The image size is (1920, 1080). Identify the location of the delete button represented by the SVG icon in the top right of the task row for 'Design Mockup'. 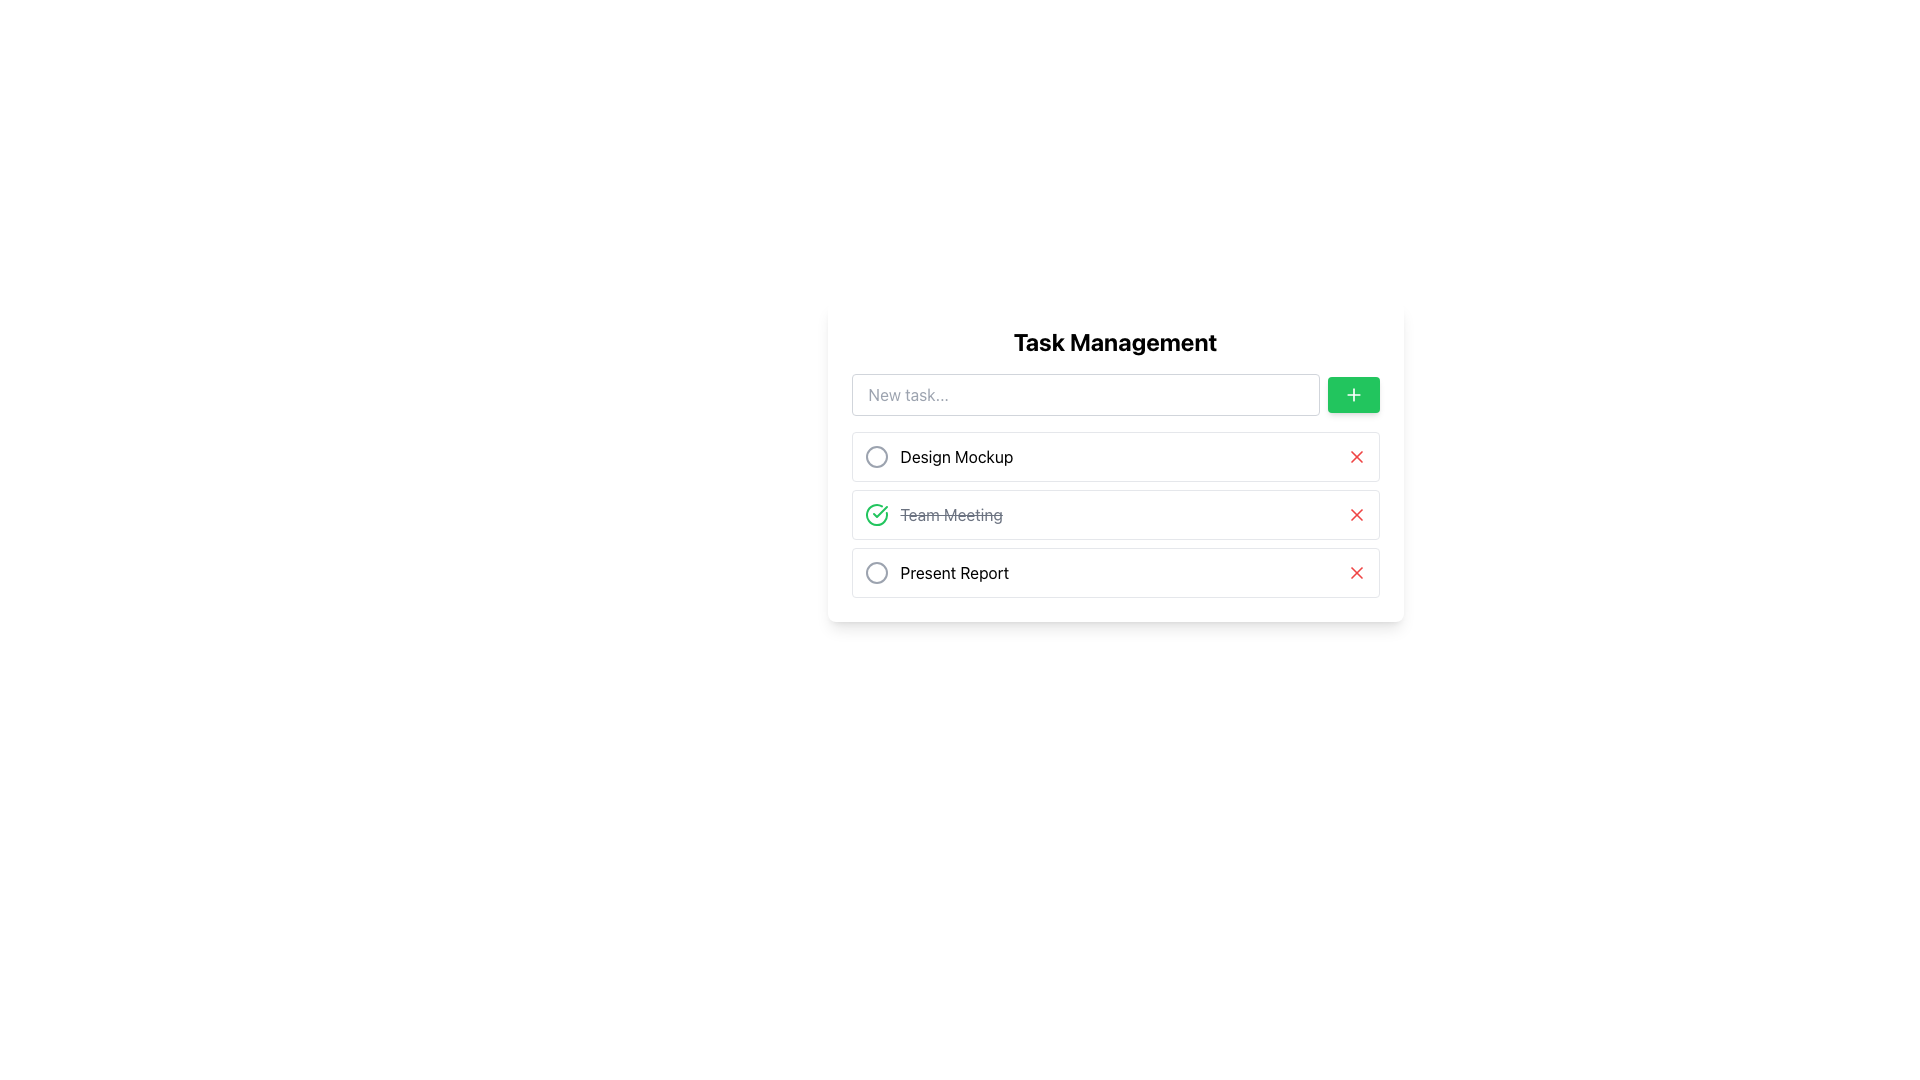
(1356, 456).